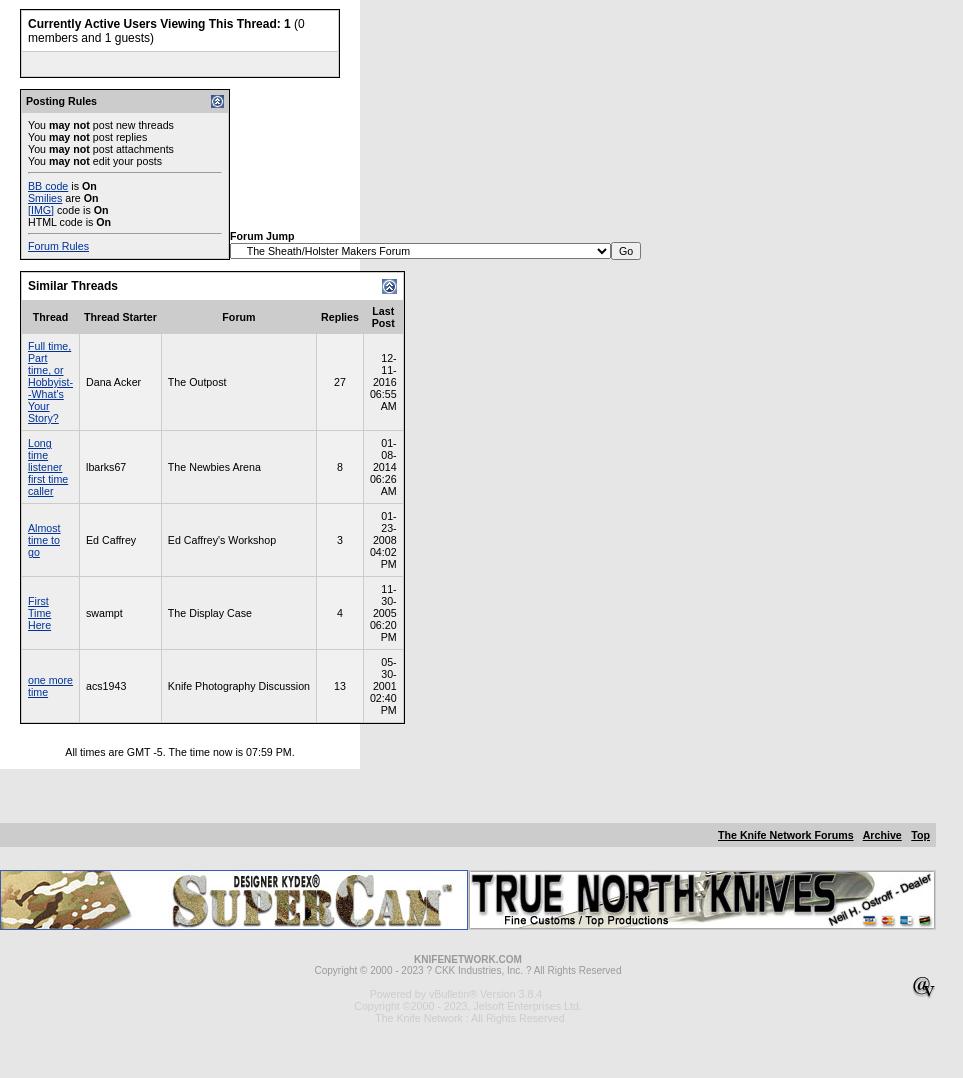  I want to click on 'Powered by vBulletin® Version 3.8.4', so click(454, 994).